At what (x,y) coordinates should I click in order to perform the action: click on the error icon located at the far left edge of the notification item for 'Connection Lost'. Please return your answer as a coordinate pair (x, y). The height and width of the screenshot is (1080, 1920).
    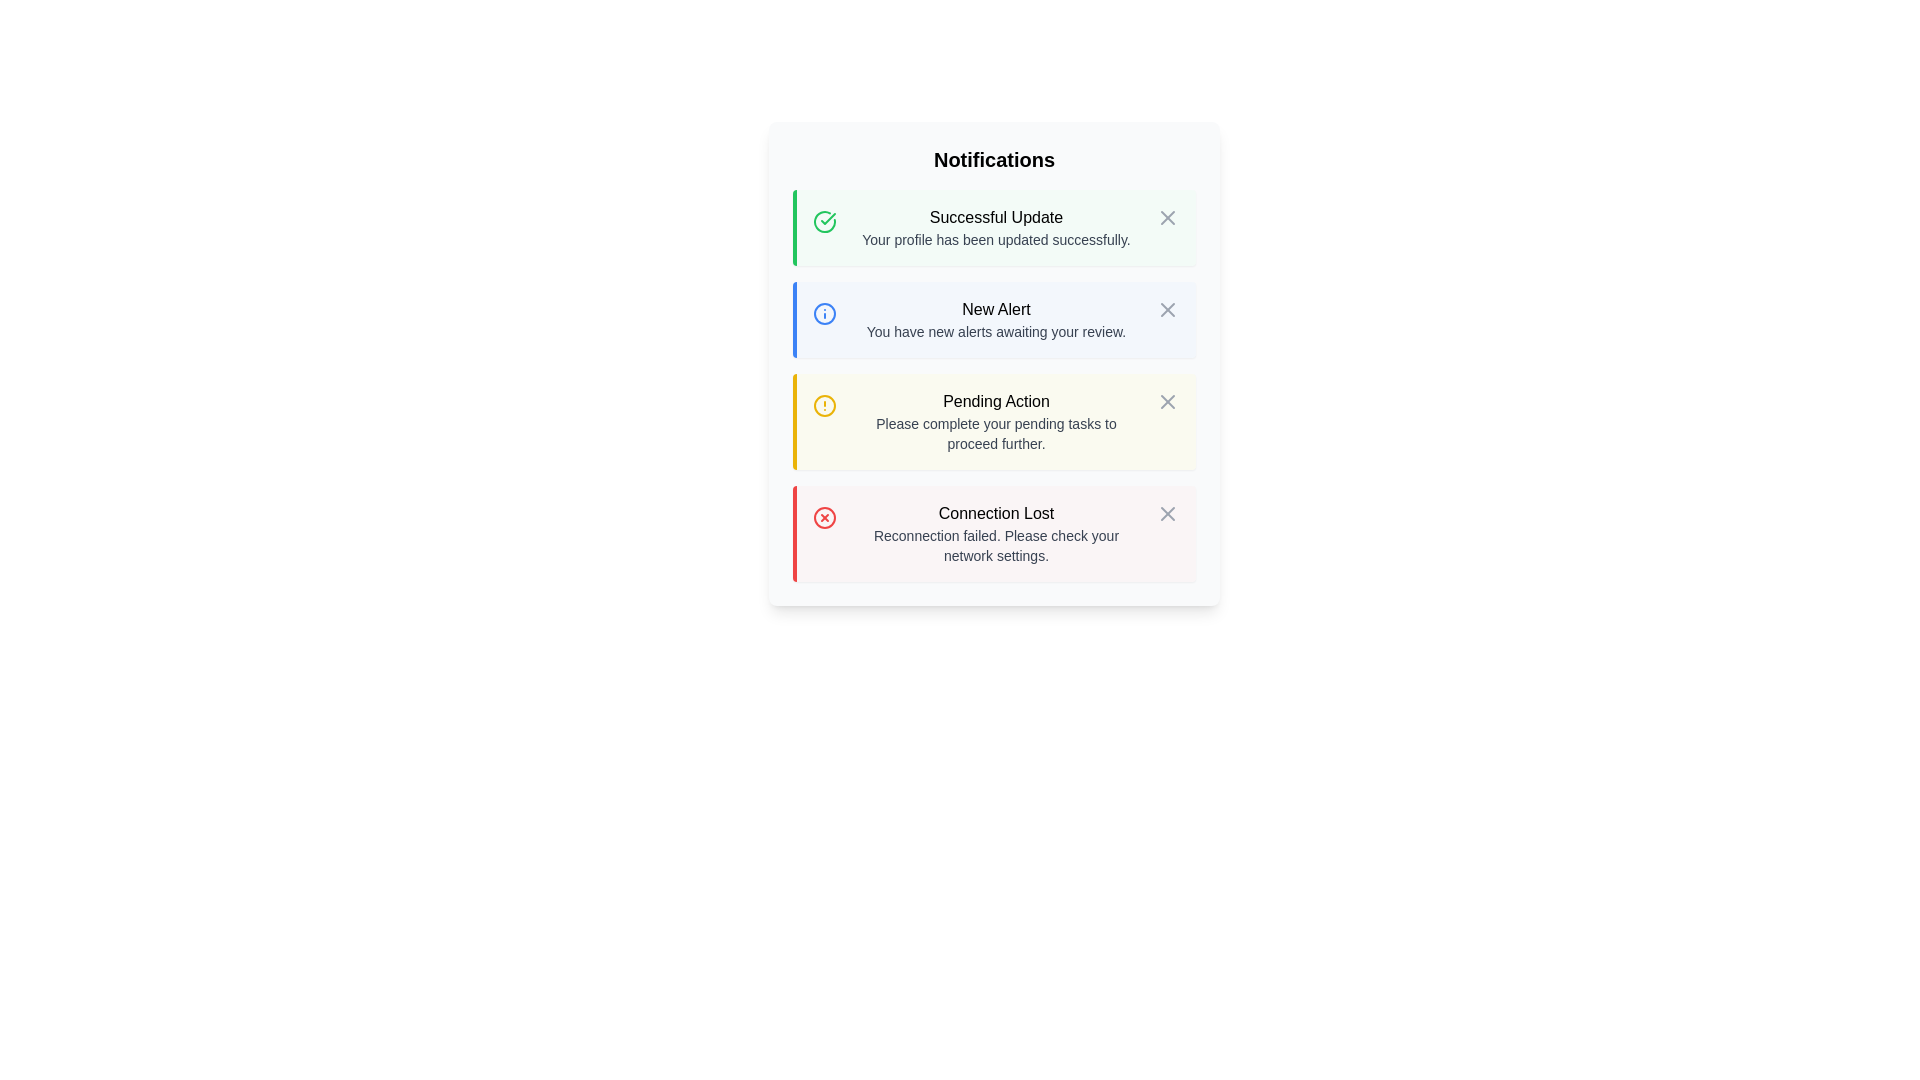
    Looking at the image, I should click on (825, 515).